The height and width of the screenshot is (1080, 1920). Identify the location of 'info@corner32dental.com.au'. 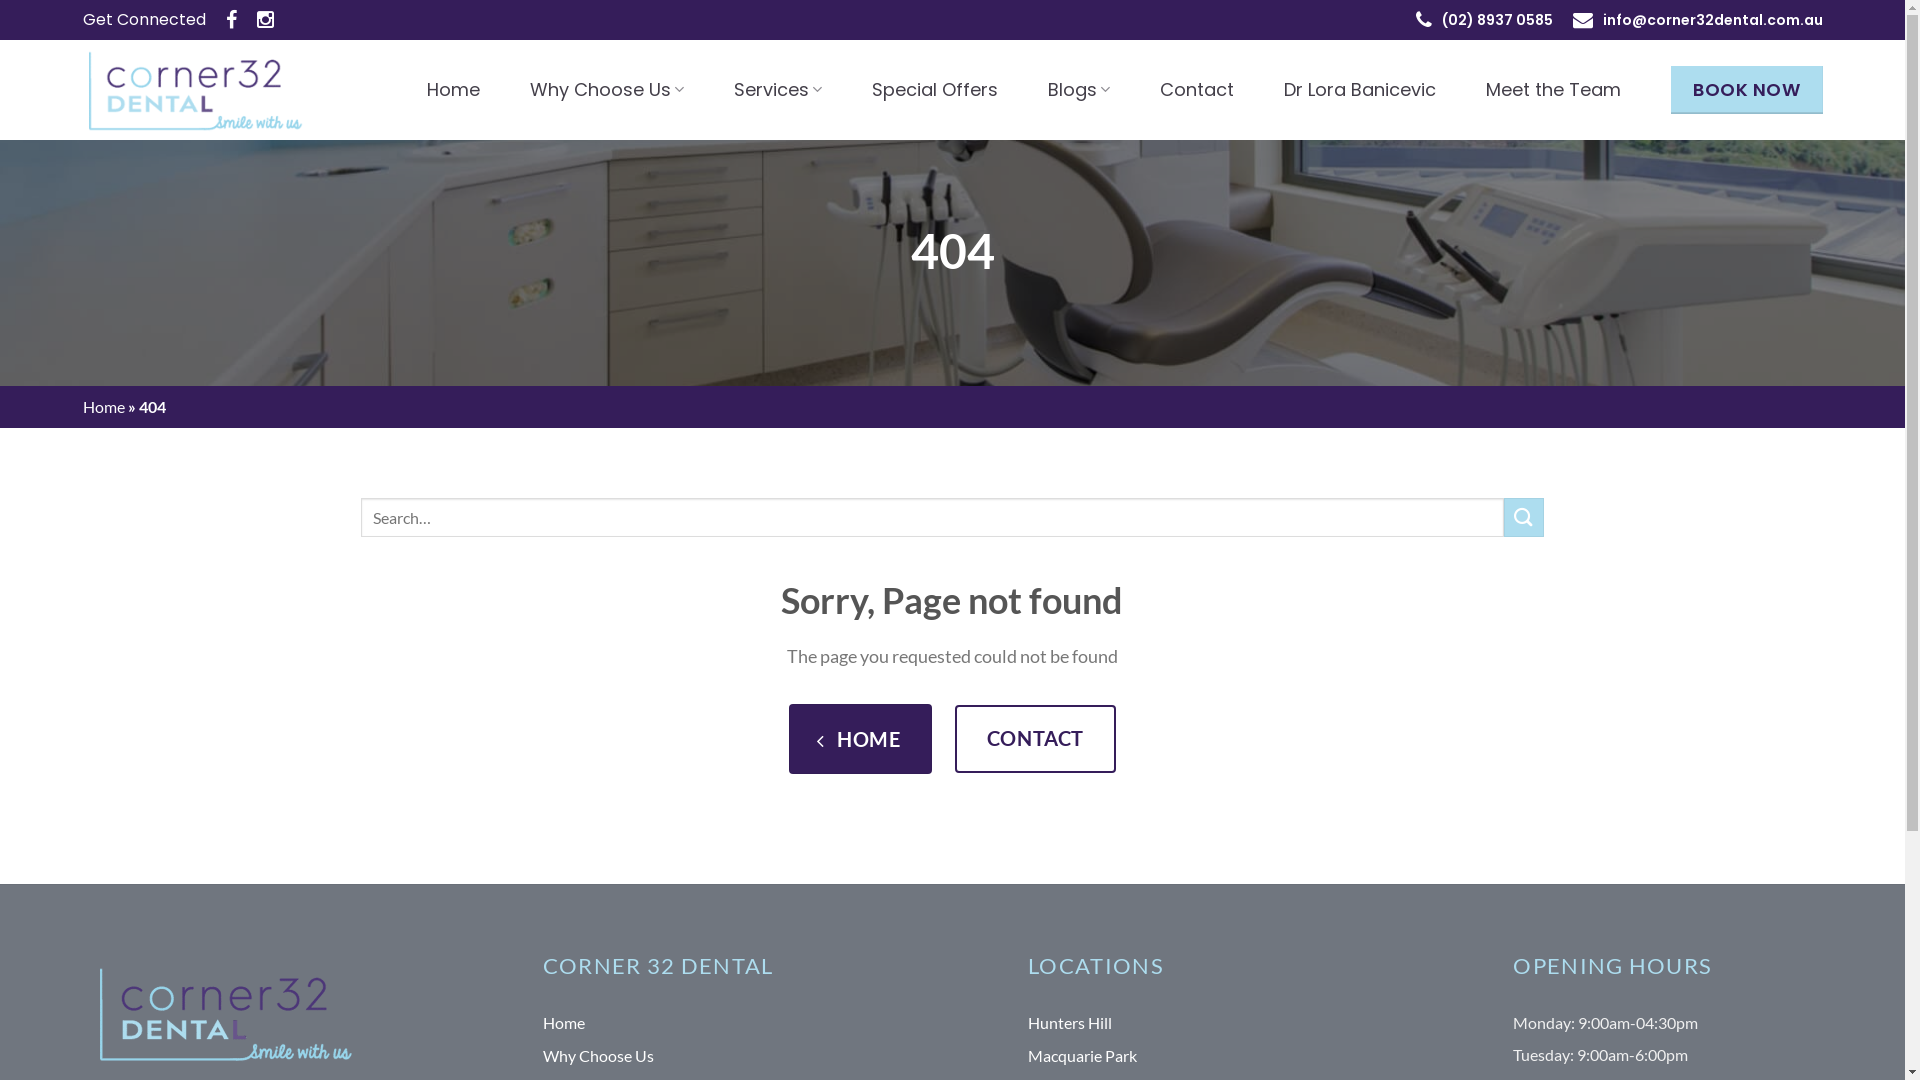
(1711, 19).